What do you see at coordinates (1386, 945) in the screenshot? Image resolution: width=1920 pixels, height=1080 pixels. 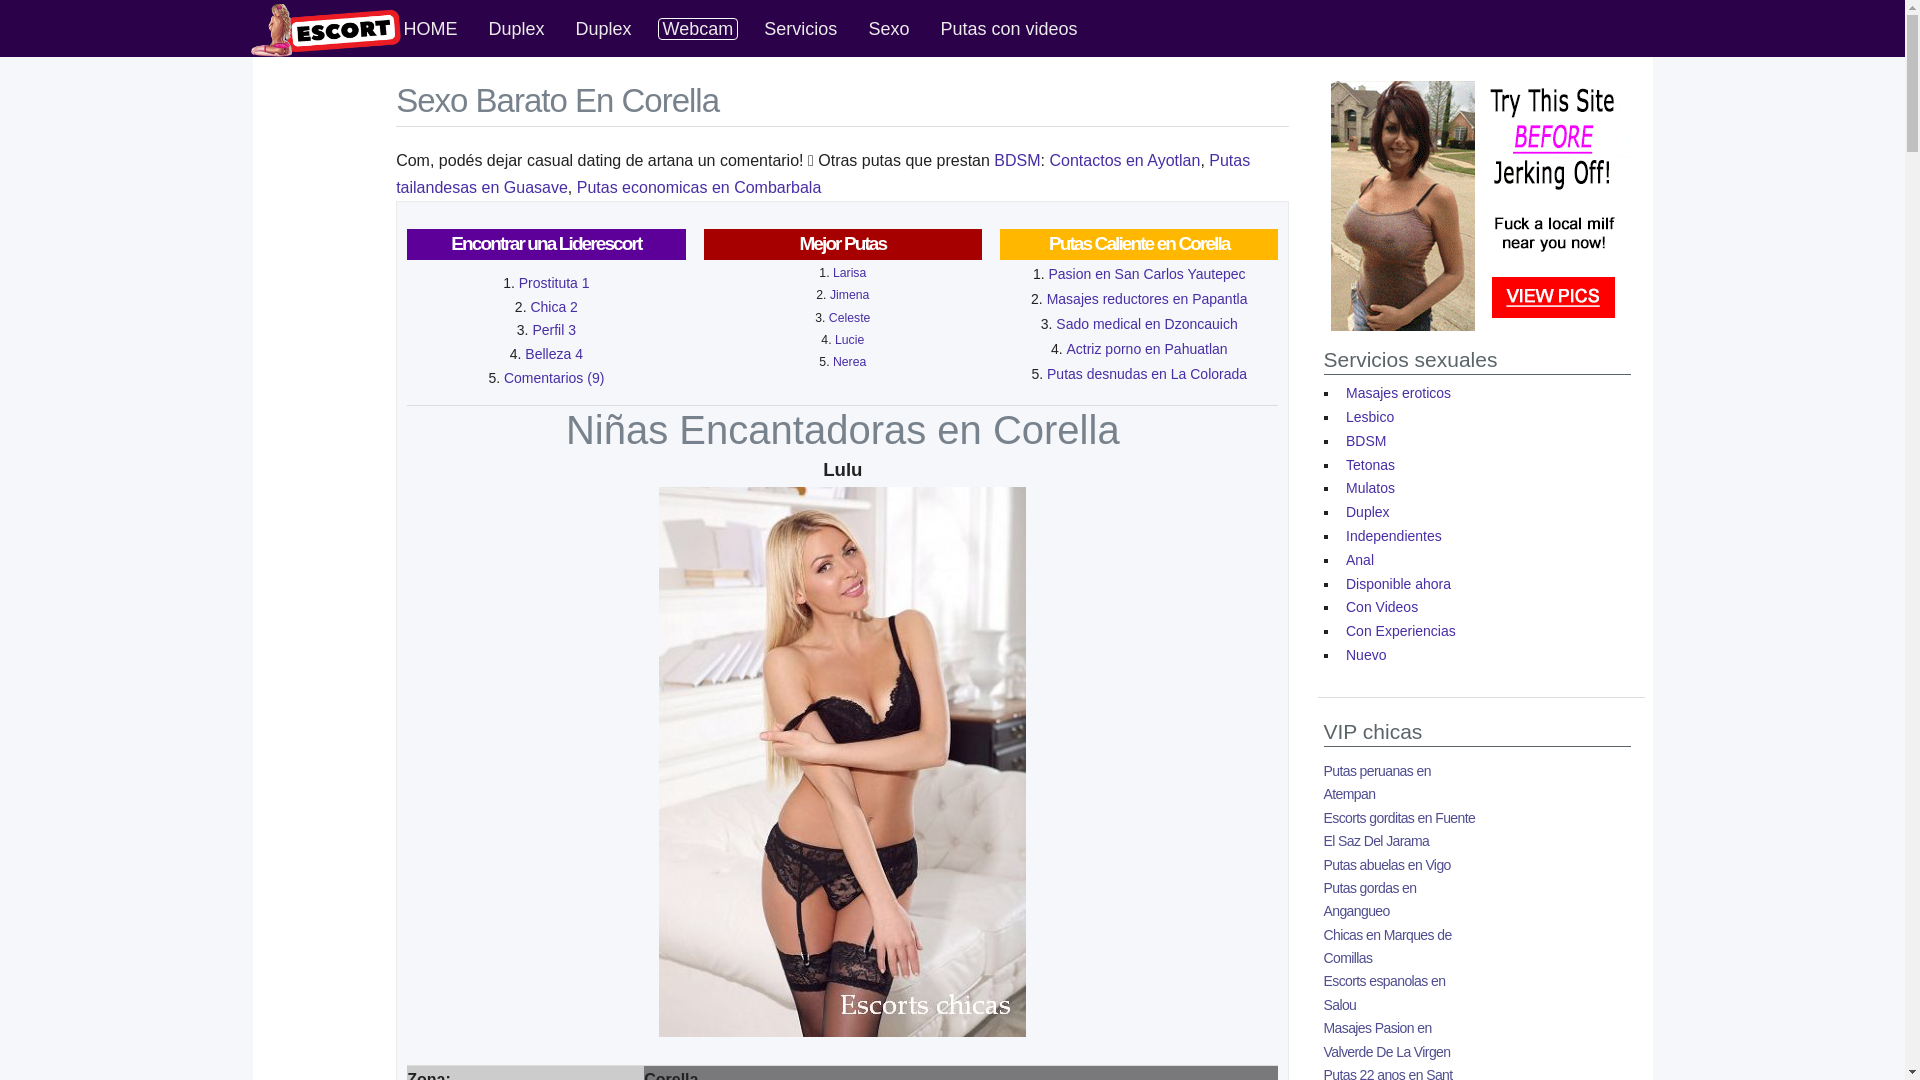 I see `'Chicas en Marques de Comillas'` at bounding box center [1386, 945].